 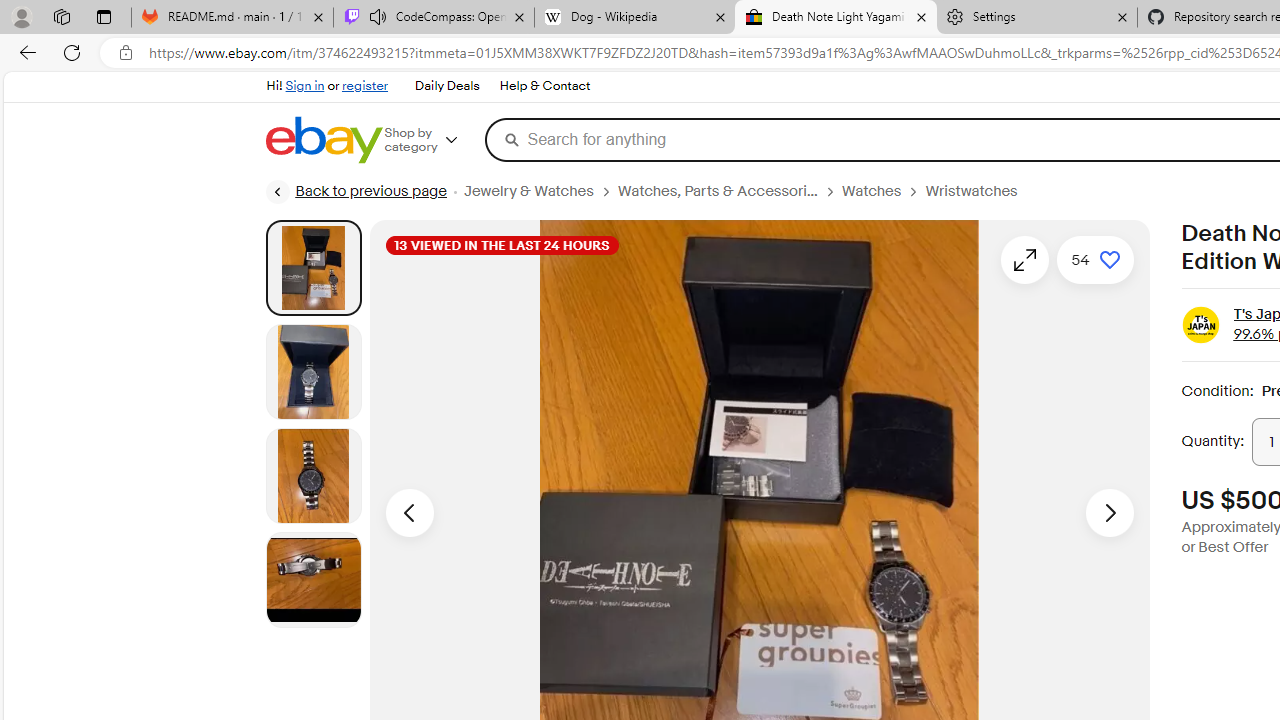 What do you see at coordinates (378, 16) in the screenshot?
I see `'Mute tab'` at bounding box center [378, 16].